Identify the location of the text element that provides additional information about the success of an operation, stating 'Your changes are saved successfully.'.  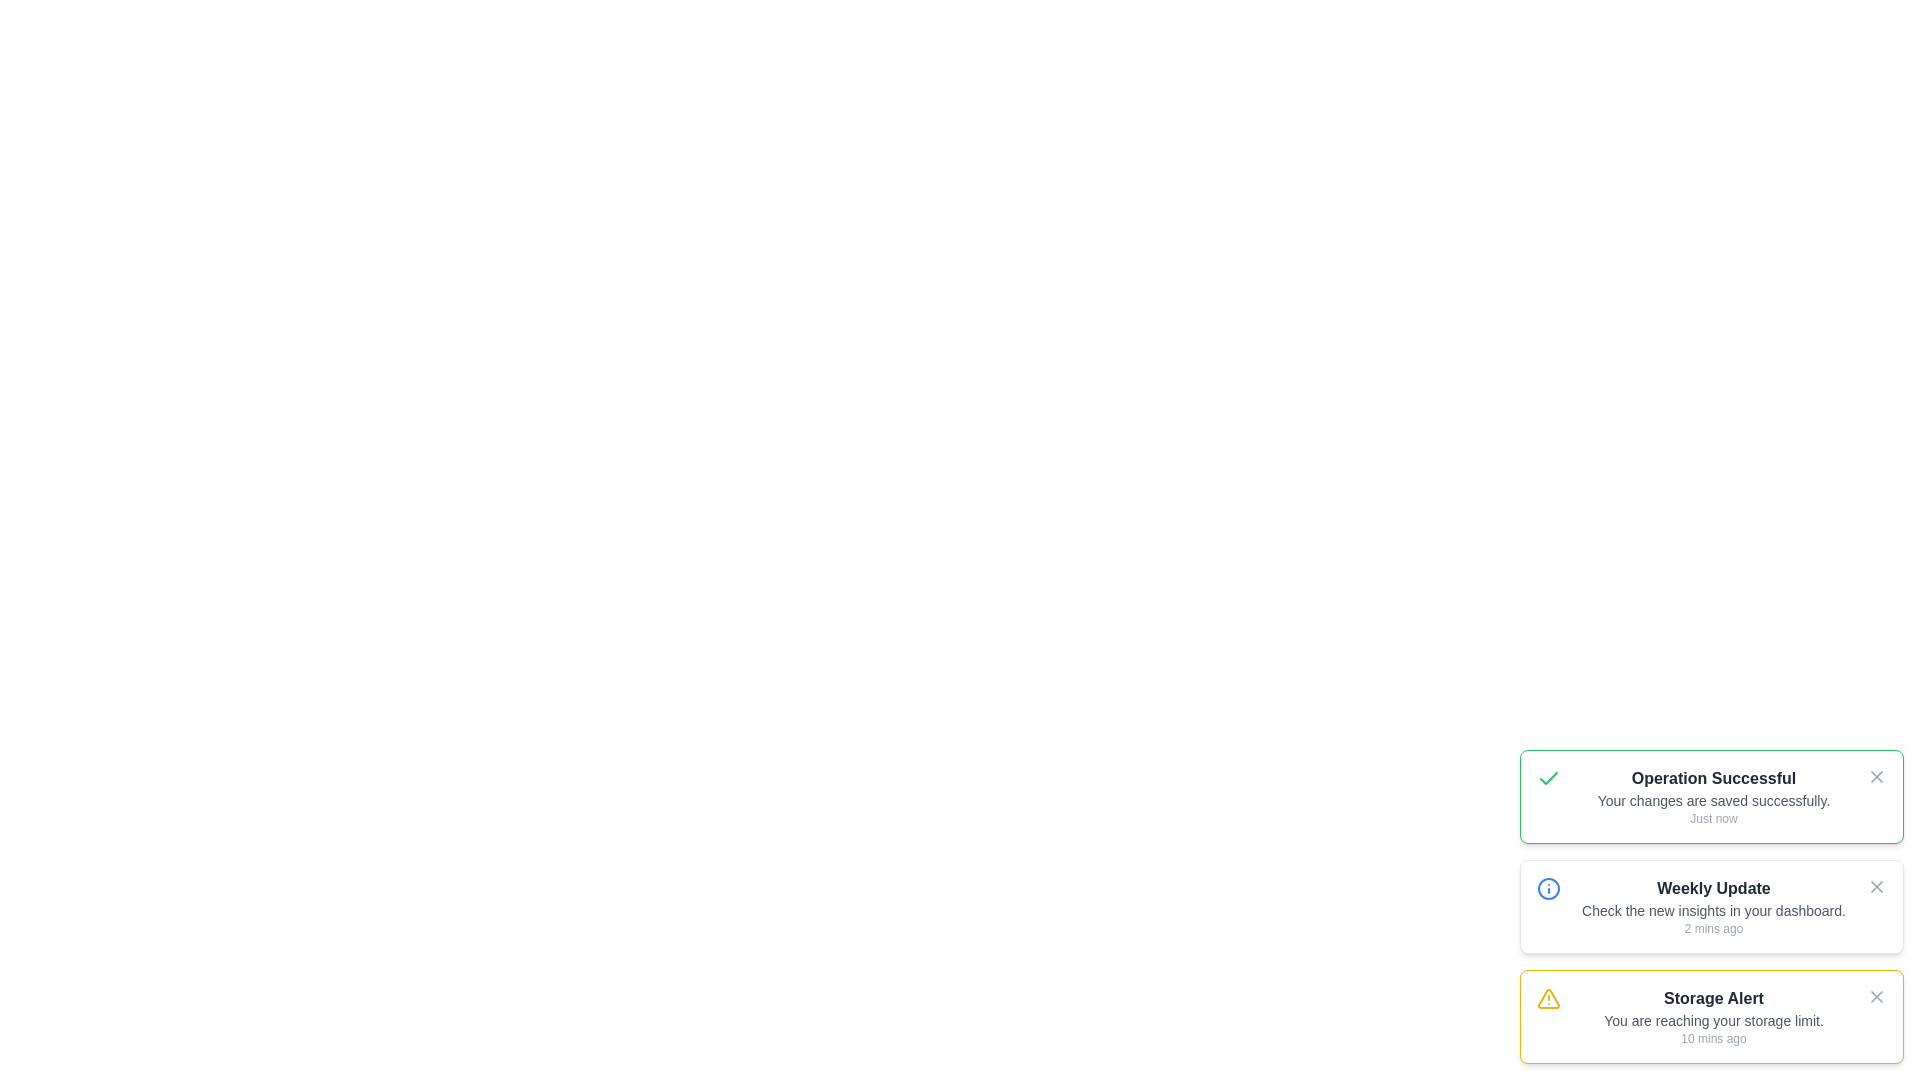
(1712, 800).